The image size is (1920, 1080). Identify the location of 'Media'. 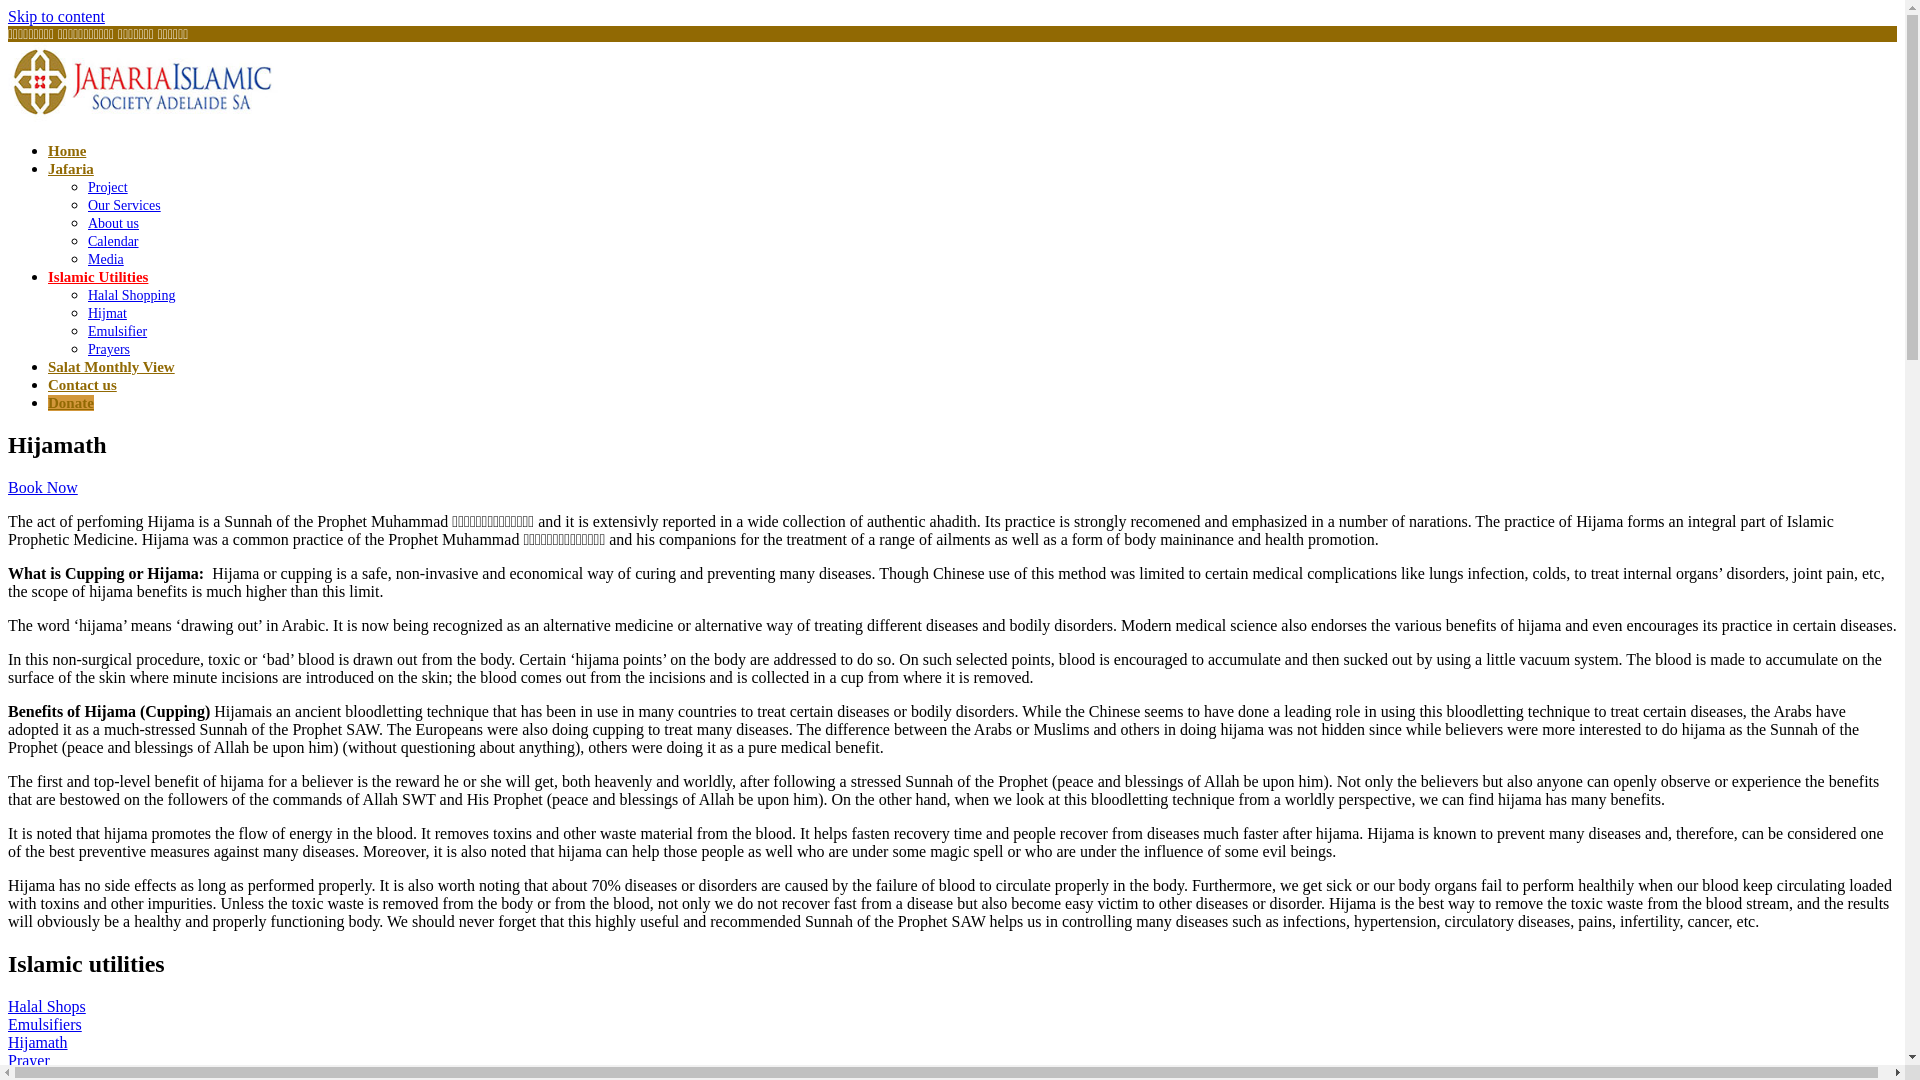
(104, 258).